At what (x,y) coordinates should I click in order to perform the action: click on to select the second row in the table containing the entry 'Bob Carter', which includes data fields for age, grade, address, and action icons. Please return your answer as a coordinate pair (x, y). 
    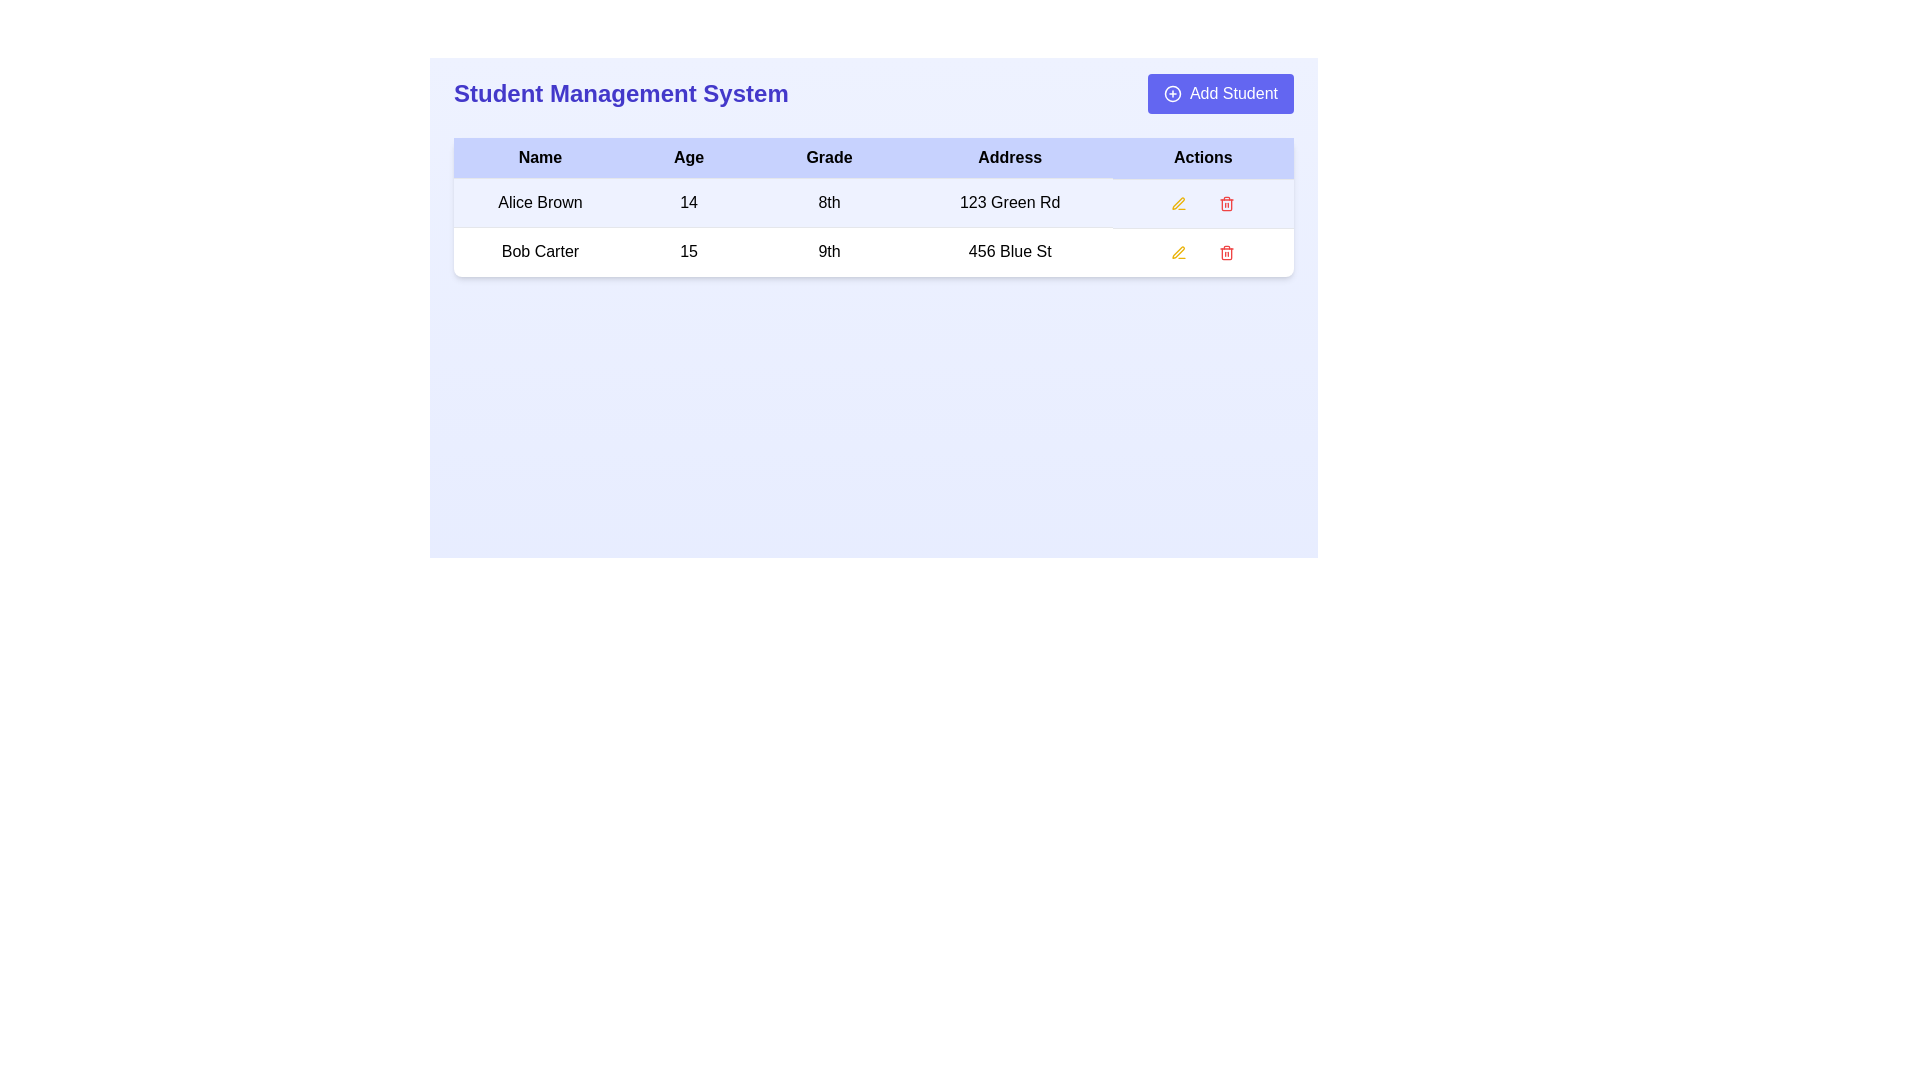
    Looking at the image, I should click on (873, 250).